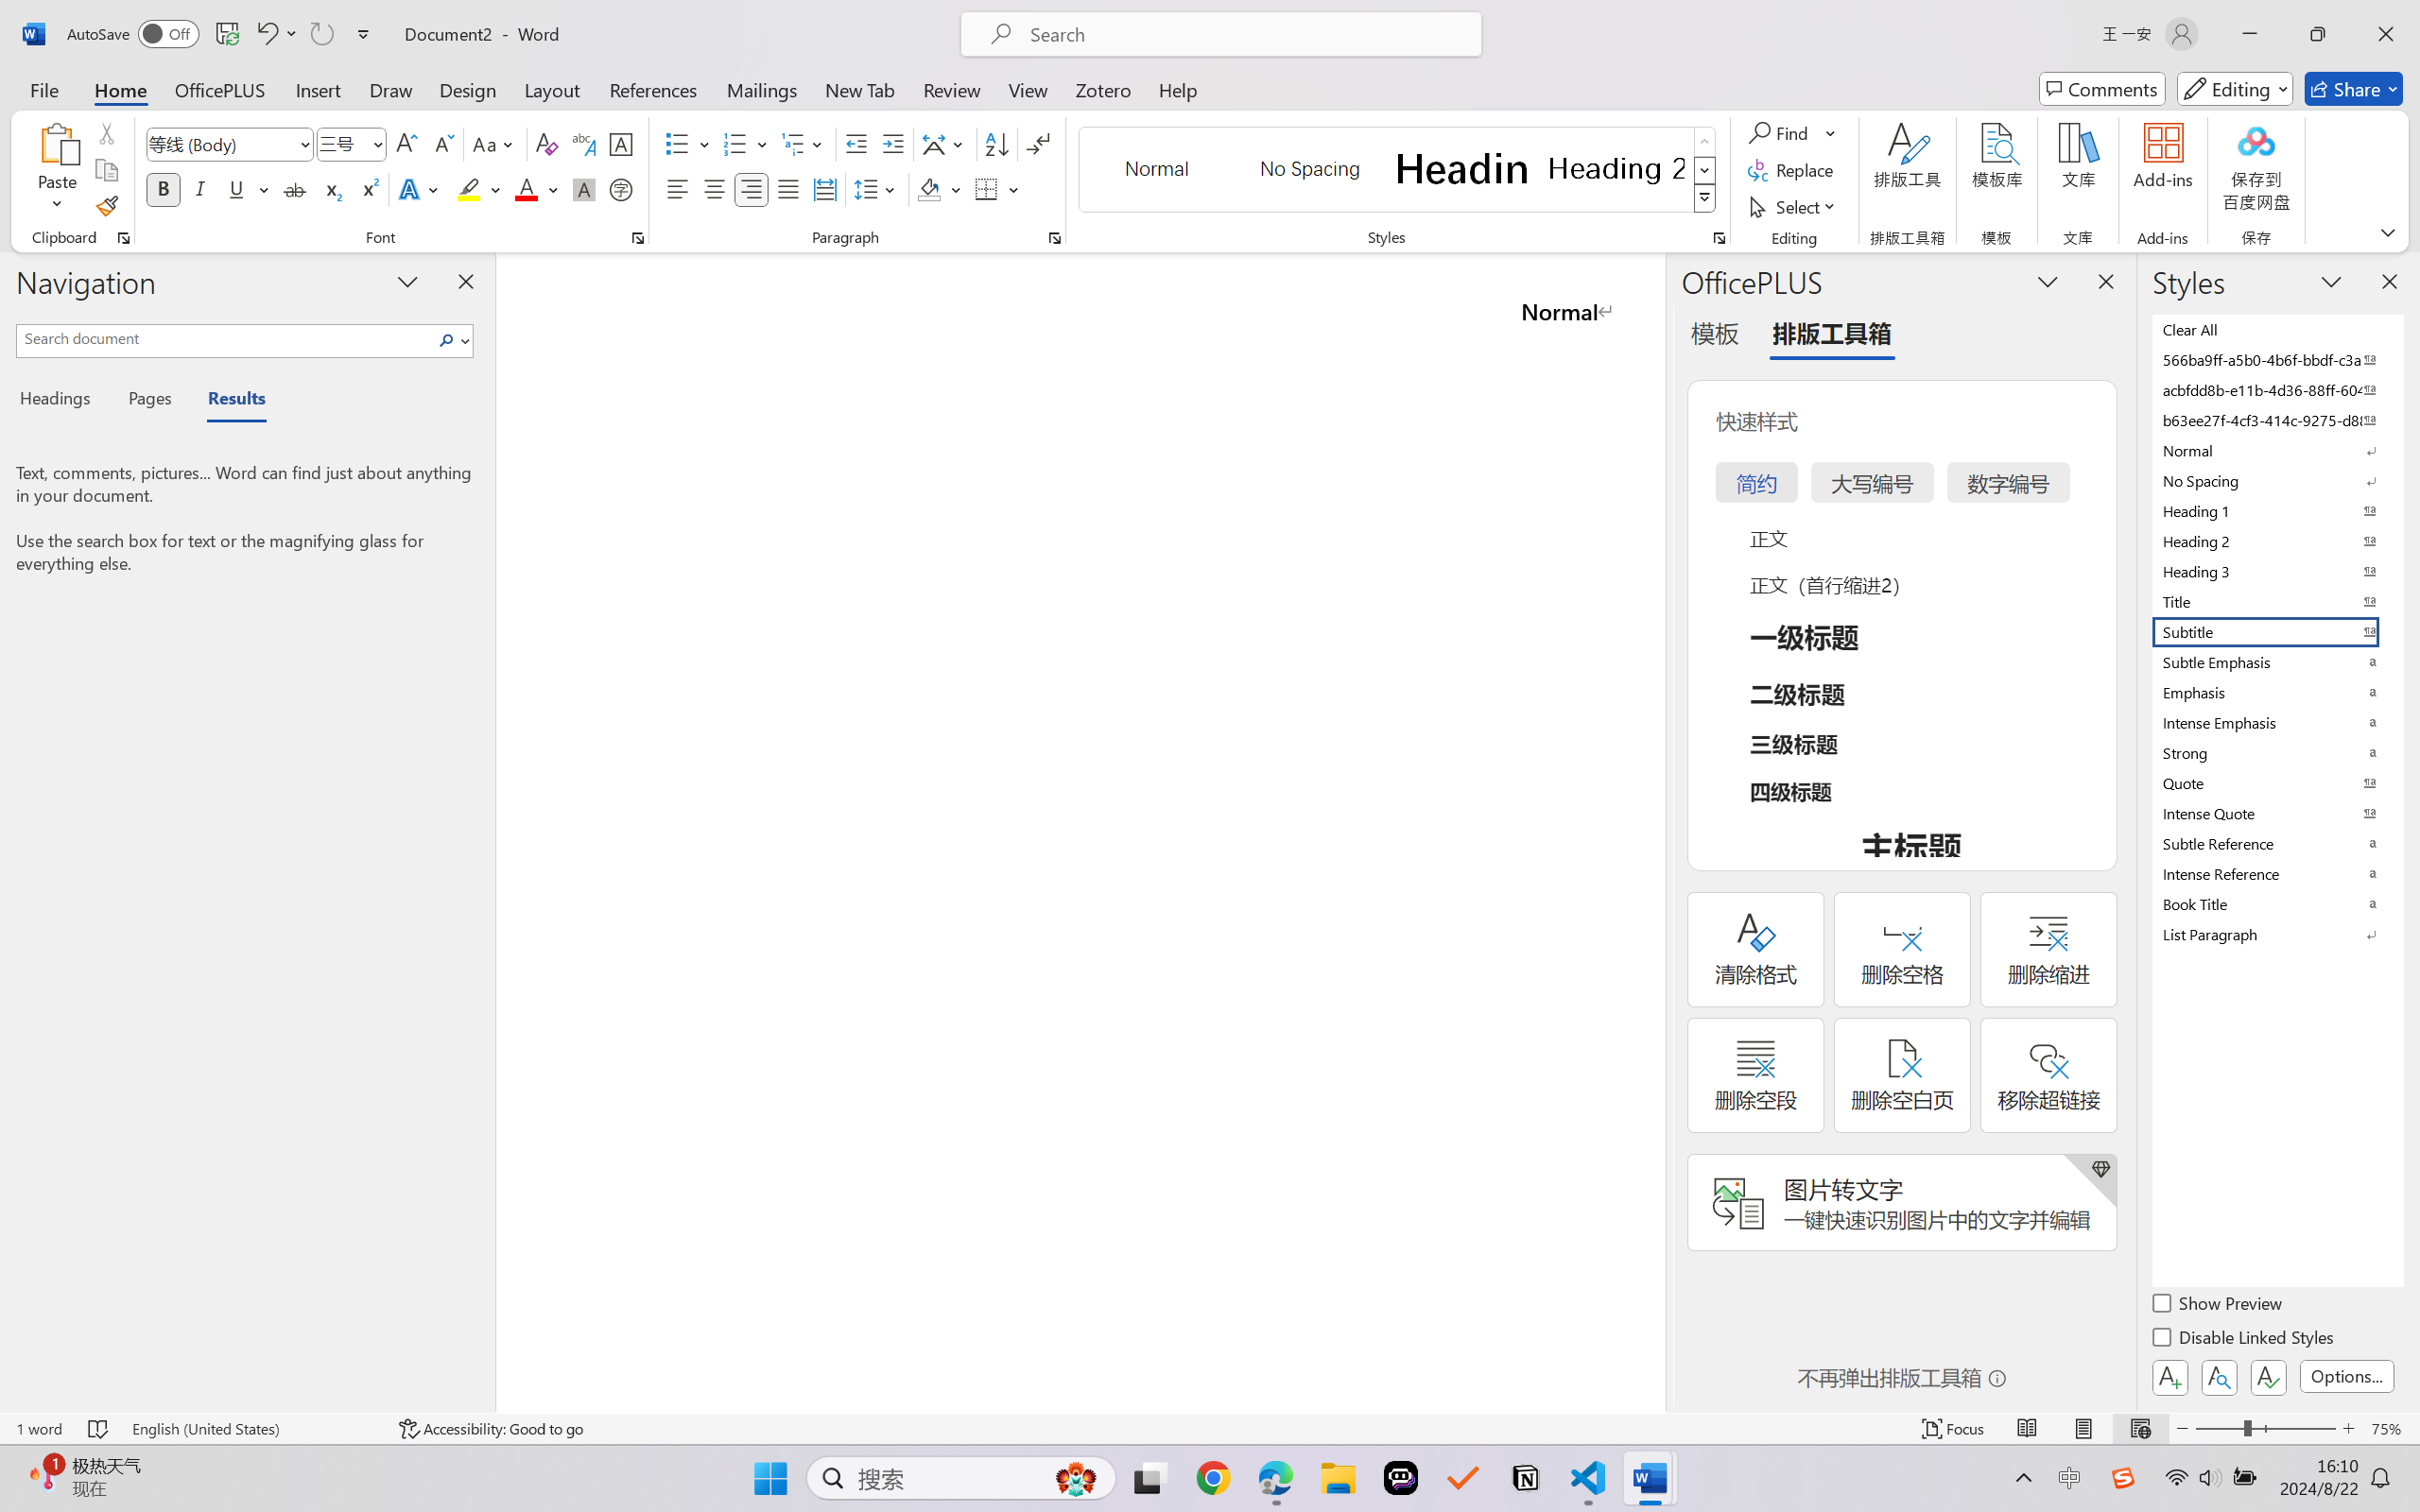 The height and width of the screenshot is (1512, 2420). Describe the element at coordinates (37, 1428) in the screenshot. I see `'Word Count 1 word'` at that location.